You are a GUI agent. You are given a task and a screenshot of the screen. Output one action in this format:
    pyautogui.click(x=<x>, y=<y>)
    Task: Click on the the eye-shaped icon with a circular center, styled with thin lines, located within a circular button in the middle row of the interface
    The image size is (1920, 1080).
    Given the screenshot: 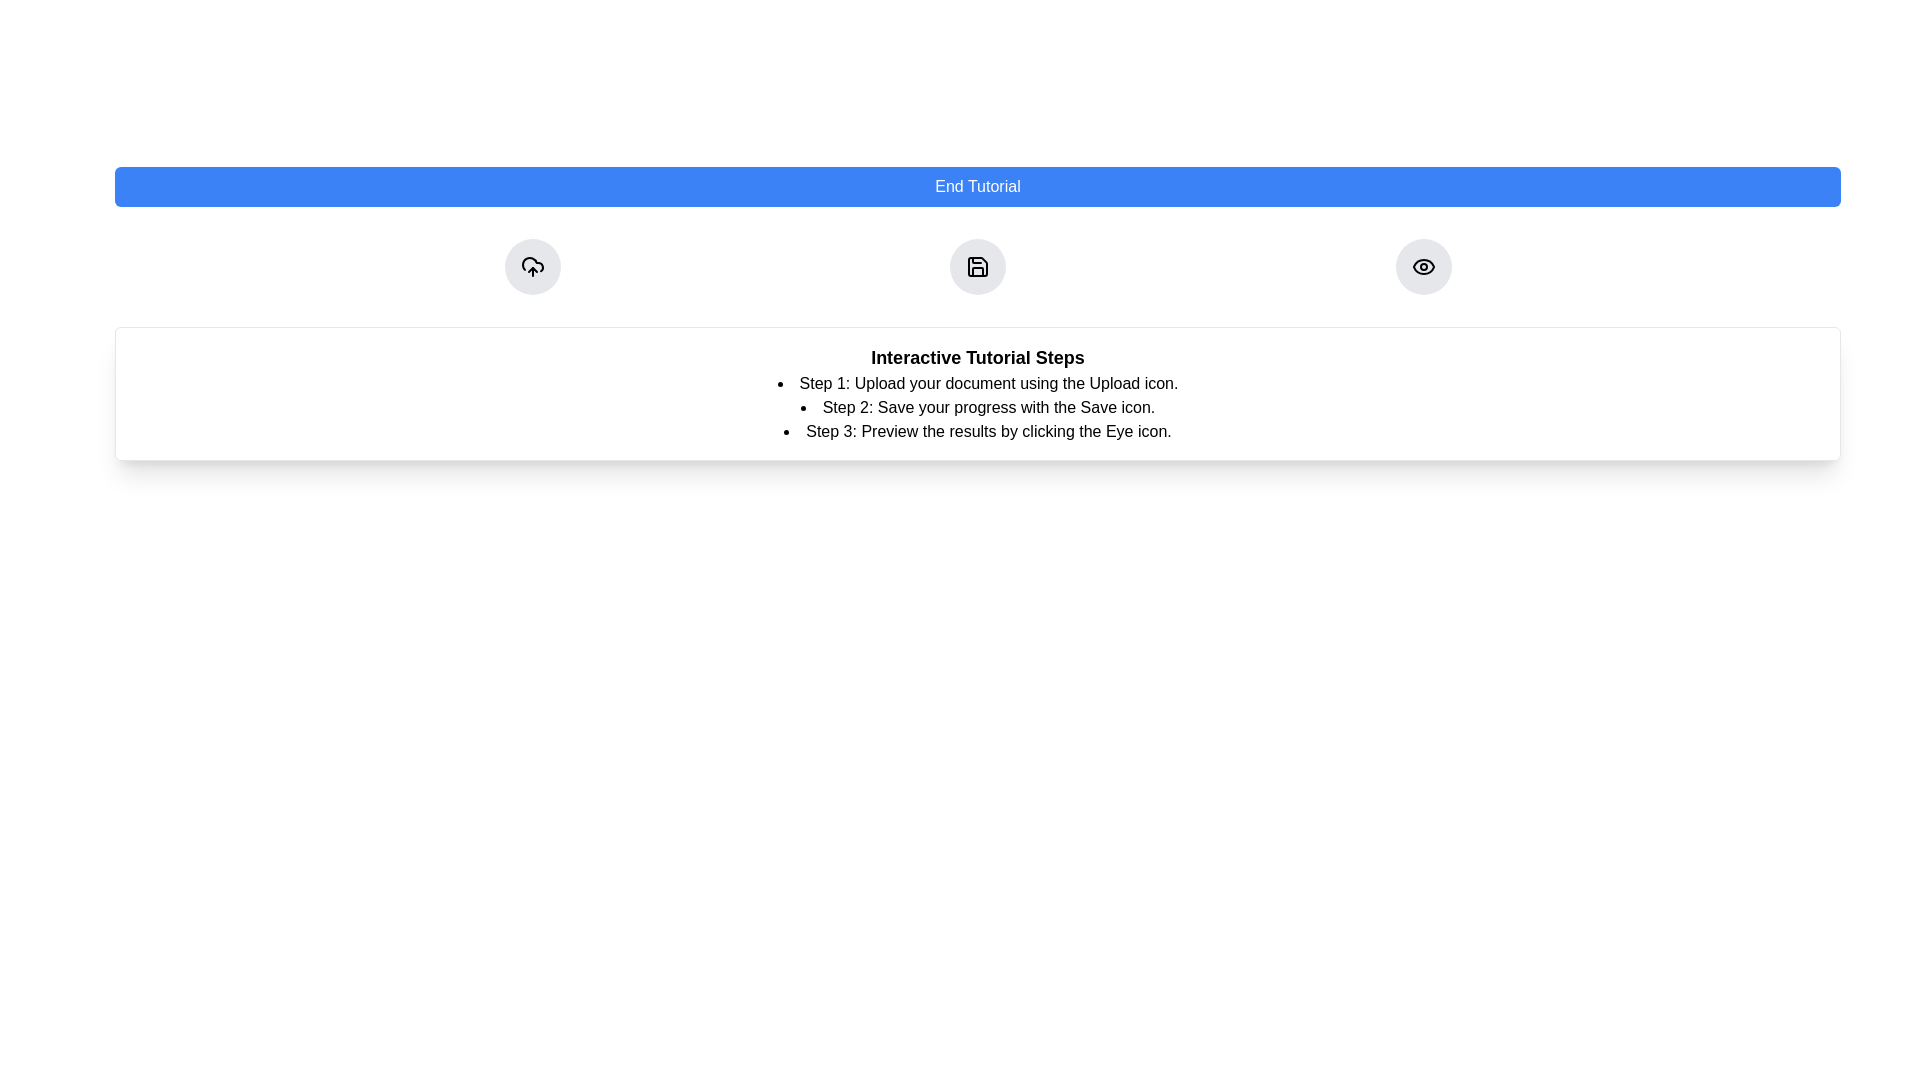 What is the action you would take?
    pyautogui.click(x=1422, y=265)
    